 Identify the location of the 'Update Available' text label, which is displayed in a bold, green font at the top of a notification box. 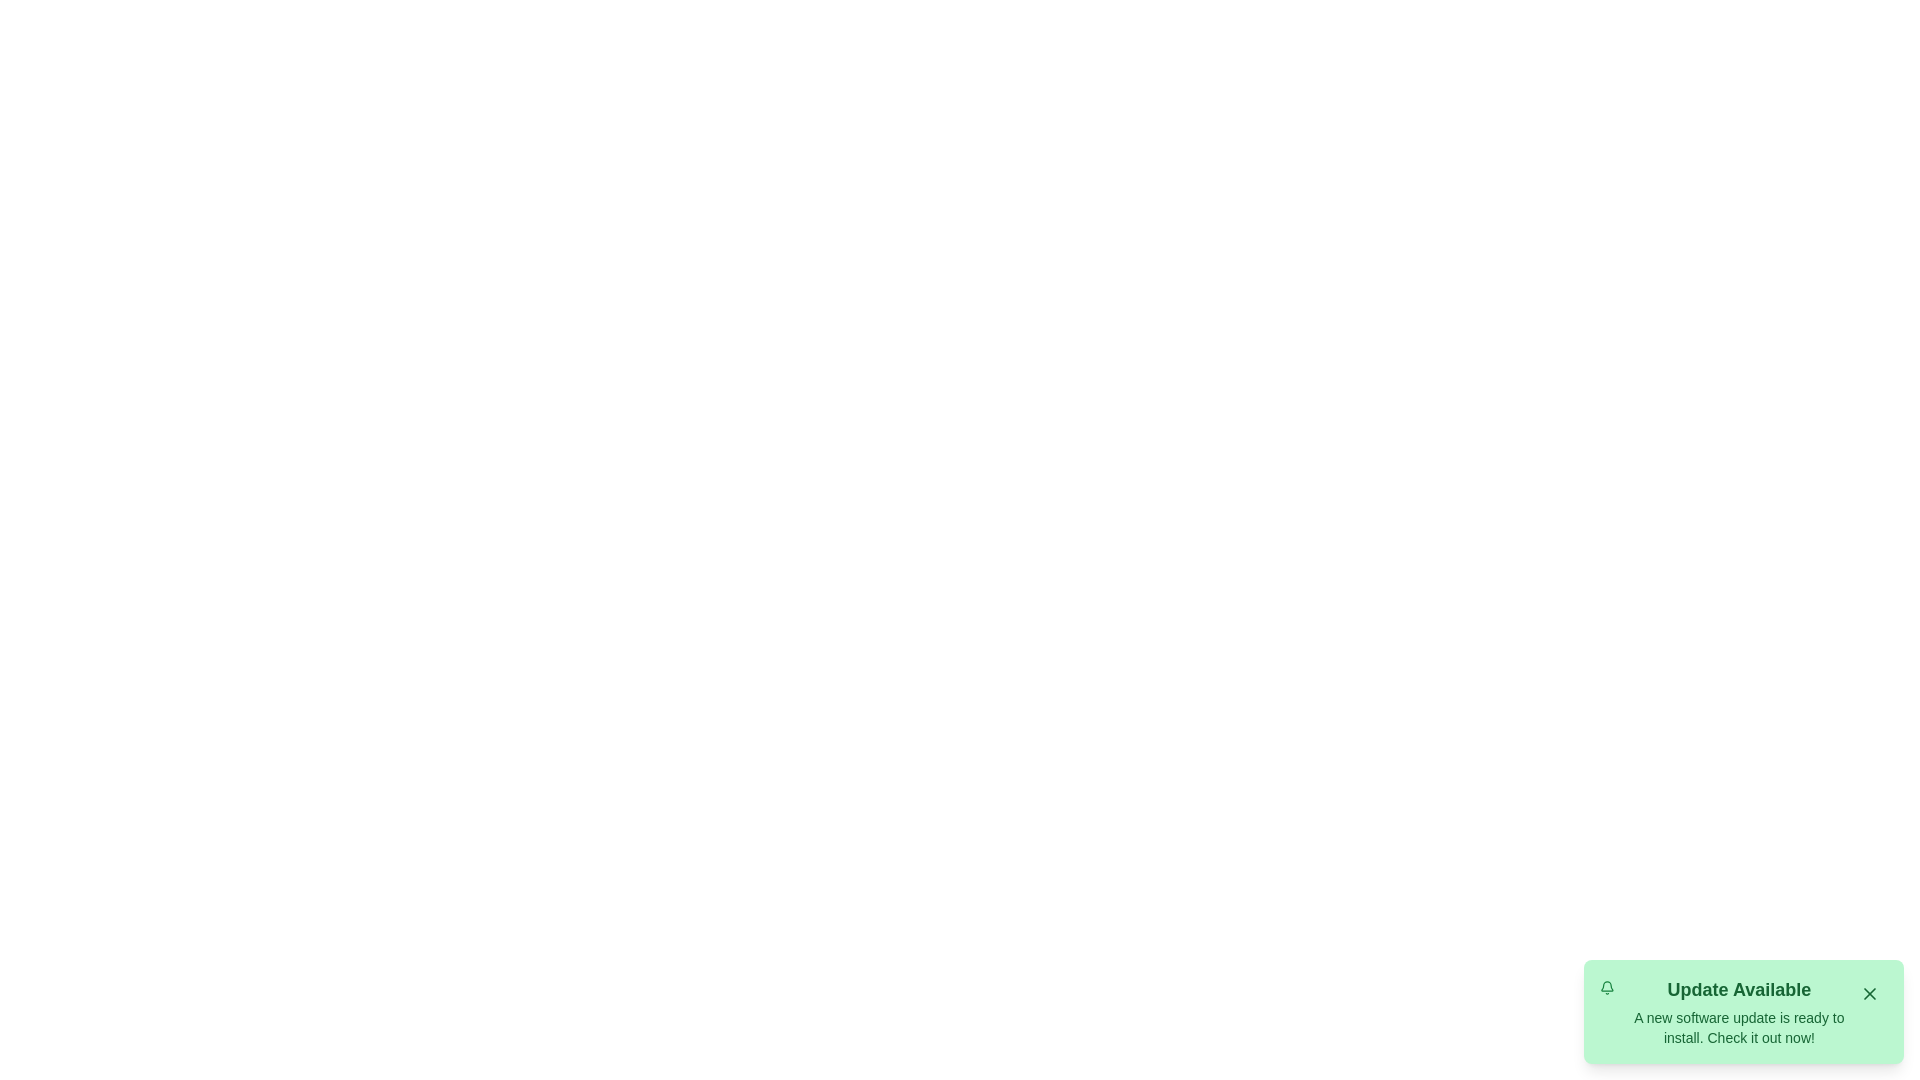
(1738, 990).